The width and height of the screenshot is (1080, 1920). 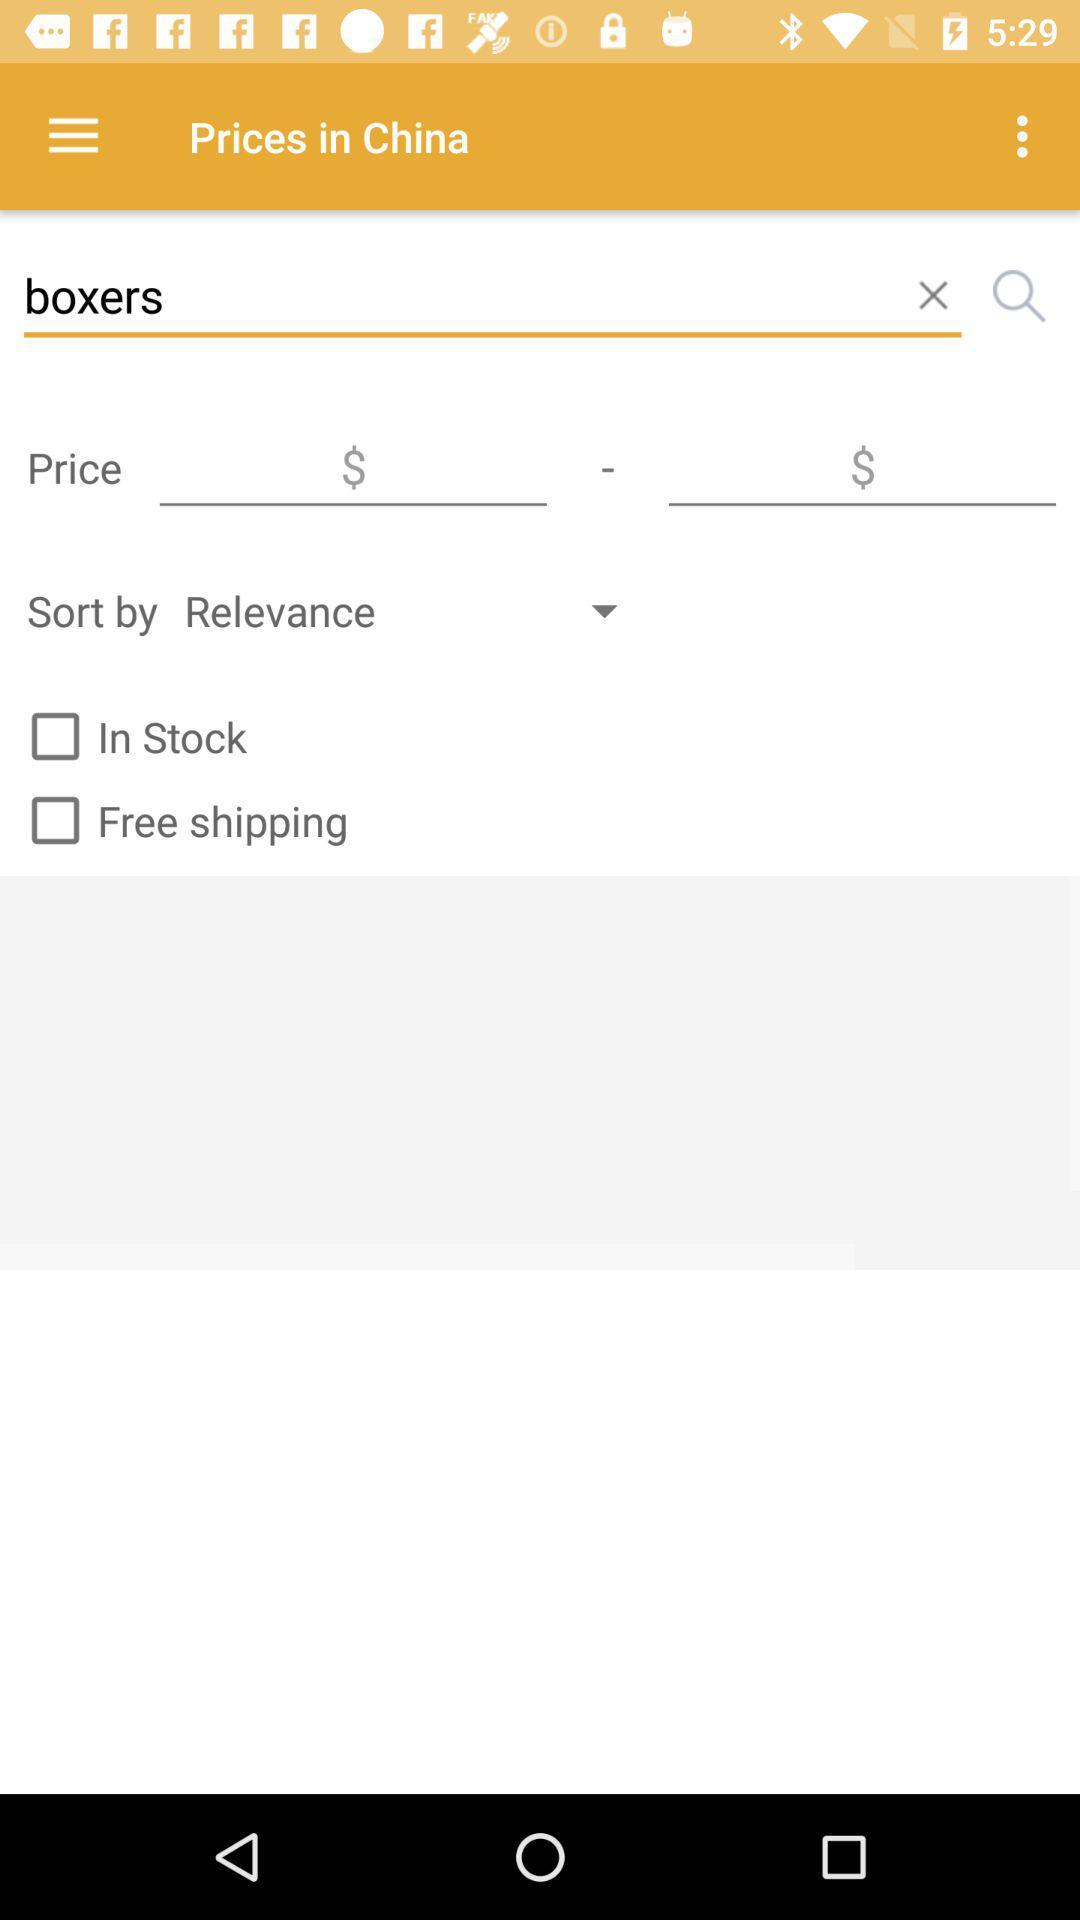 I want to click on the in stock, so click(x=130, y=735).